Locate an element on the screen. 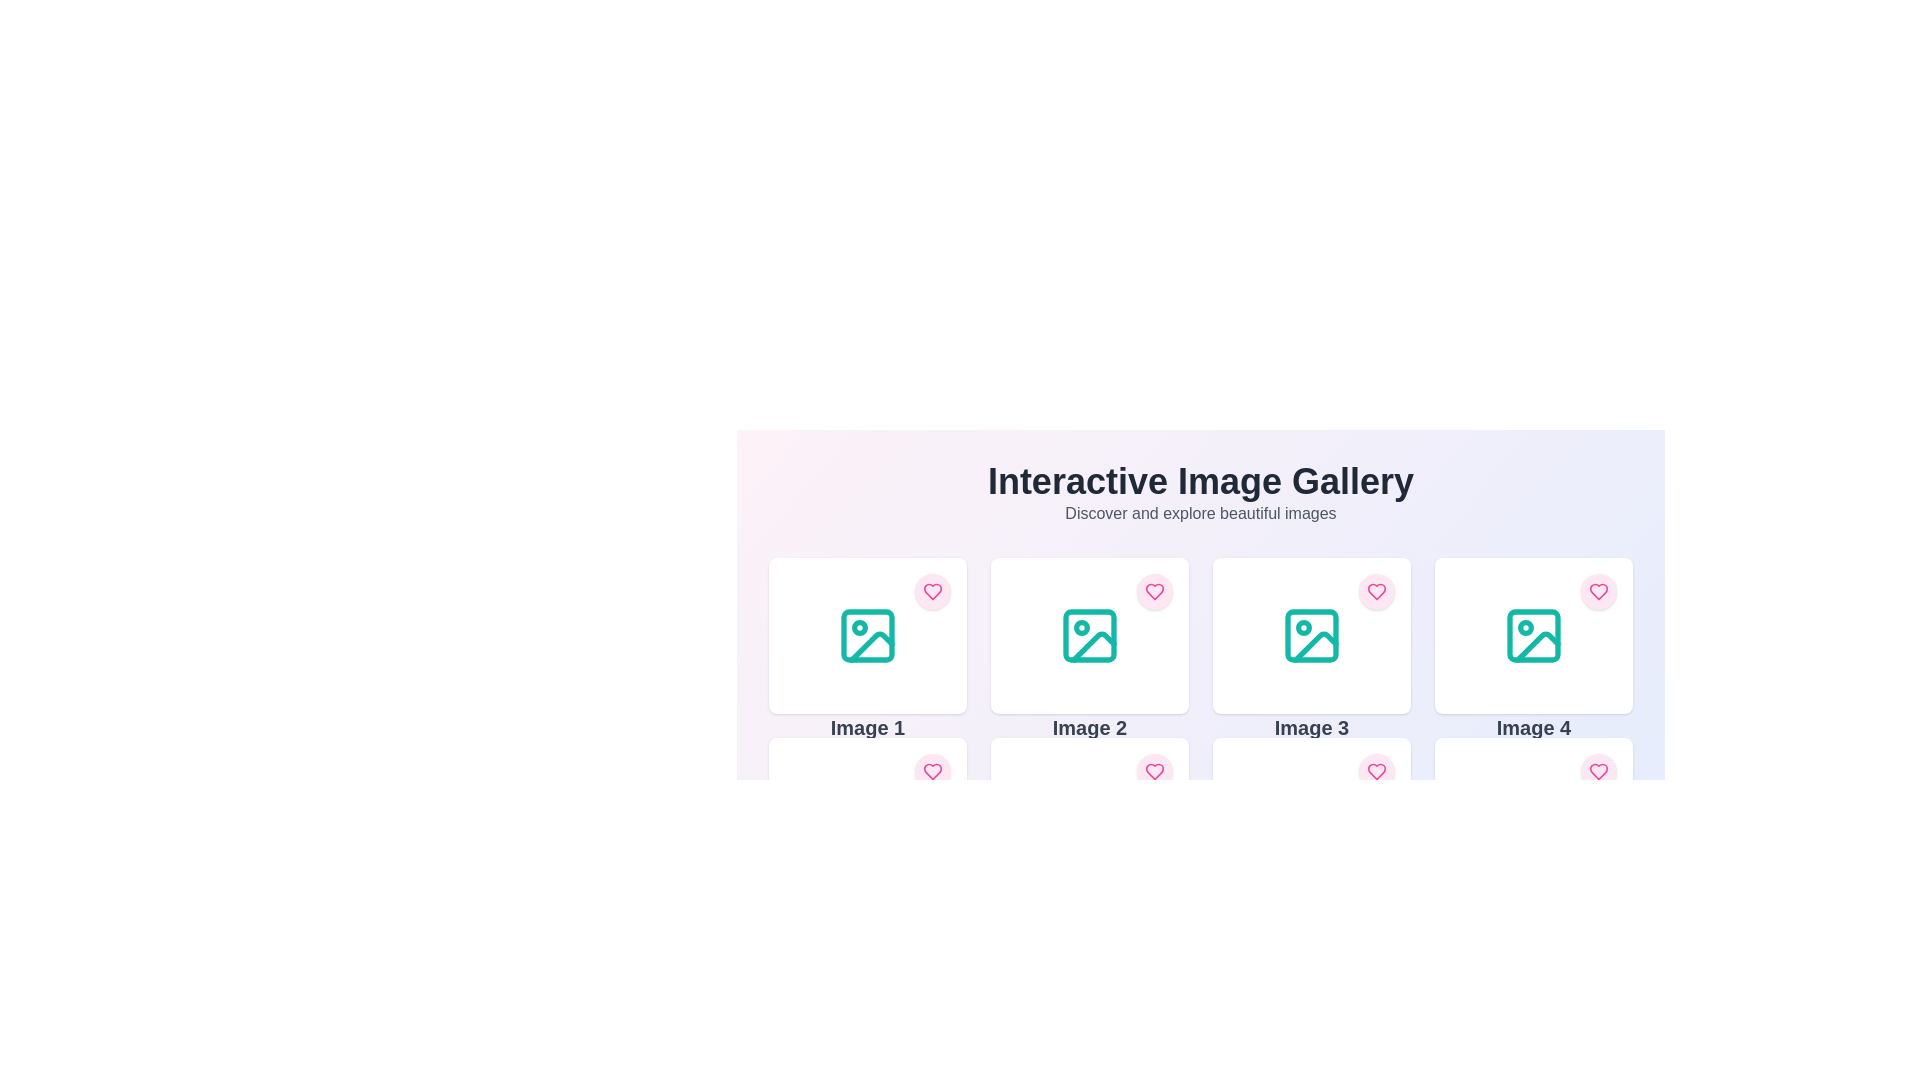 The width and height of the screenshot is (1920, 1080). the interactive card labeled 'Image 4' which is the fourth card in the grid layout, located in the top-right of its row is located at coordinates (1533, 636).